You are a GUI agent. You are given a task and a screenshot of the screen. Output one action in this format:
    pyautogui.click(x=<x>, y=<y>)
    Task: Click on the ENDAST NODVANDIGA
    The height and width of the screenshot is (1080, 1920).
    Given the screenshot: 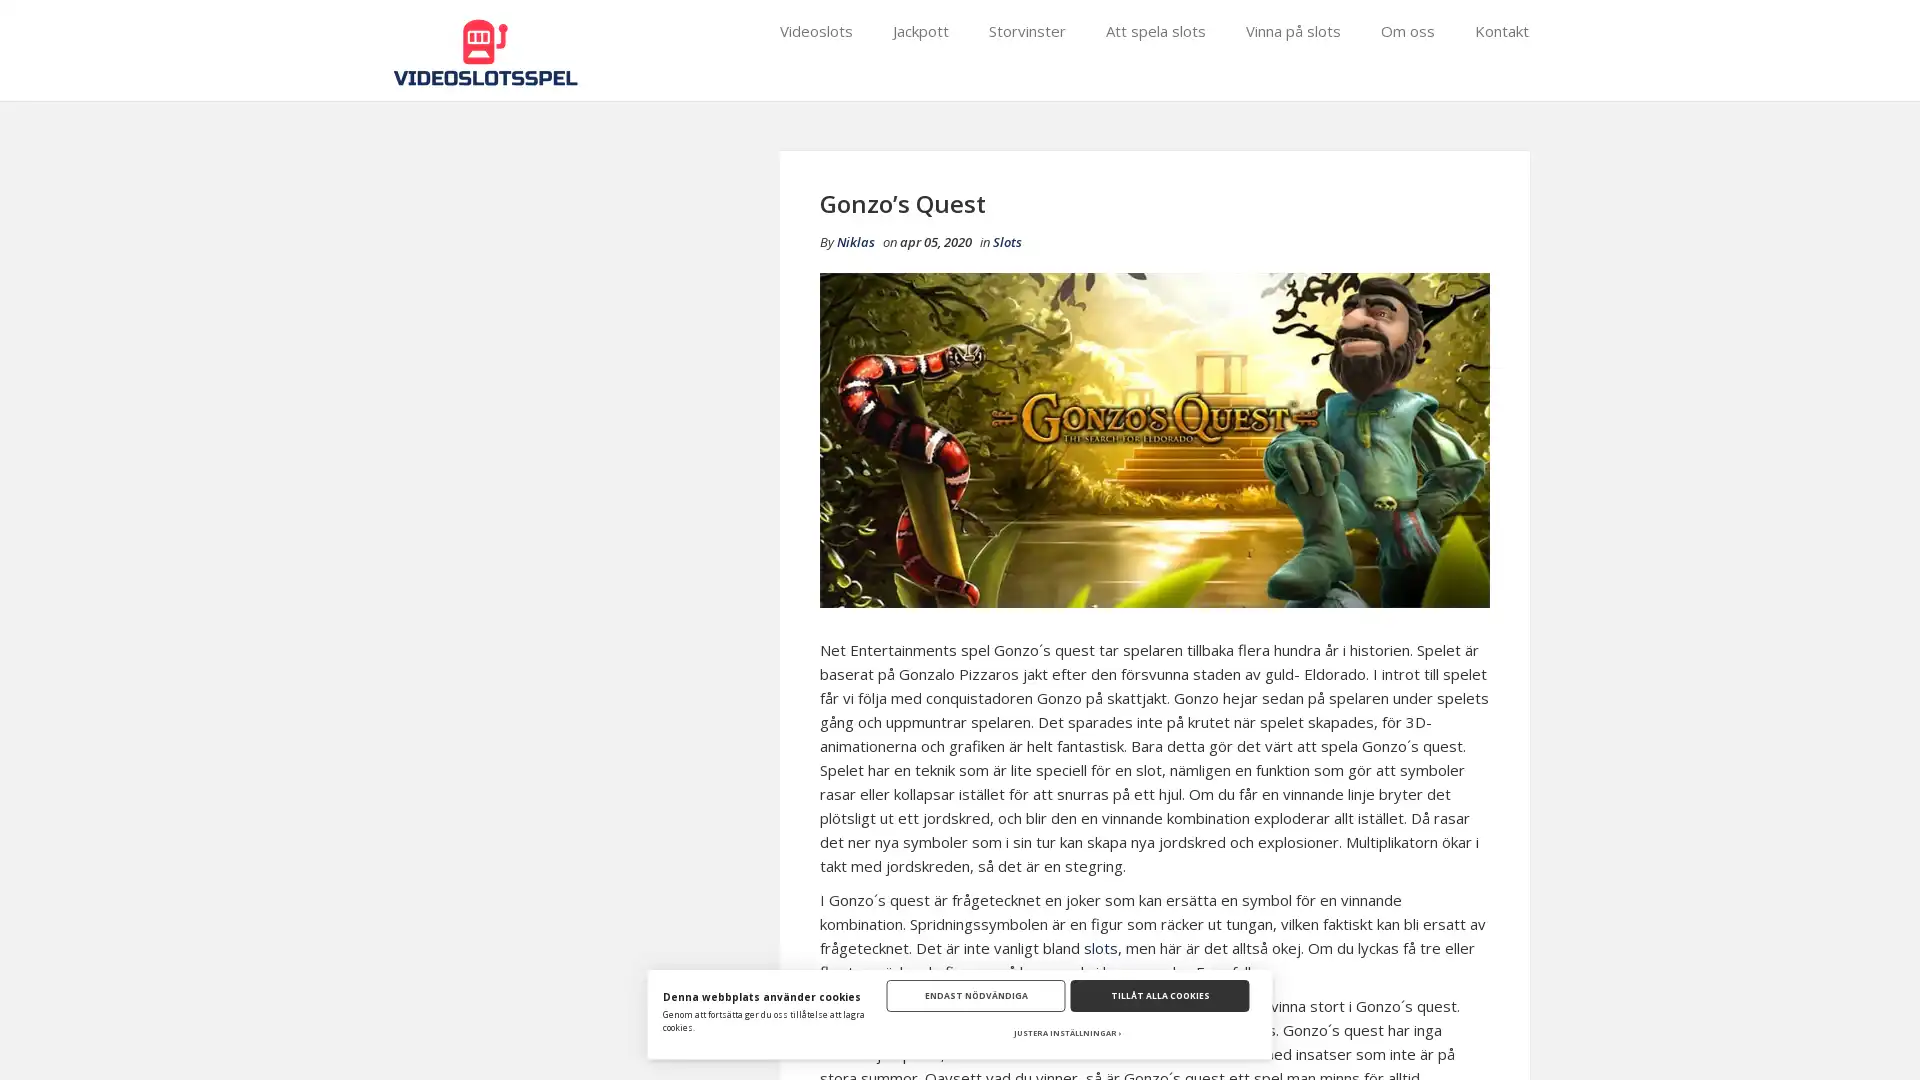 What is the action you would take?
    pyautogui.click(x=975, y=995)
    